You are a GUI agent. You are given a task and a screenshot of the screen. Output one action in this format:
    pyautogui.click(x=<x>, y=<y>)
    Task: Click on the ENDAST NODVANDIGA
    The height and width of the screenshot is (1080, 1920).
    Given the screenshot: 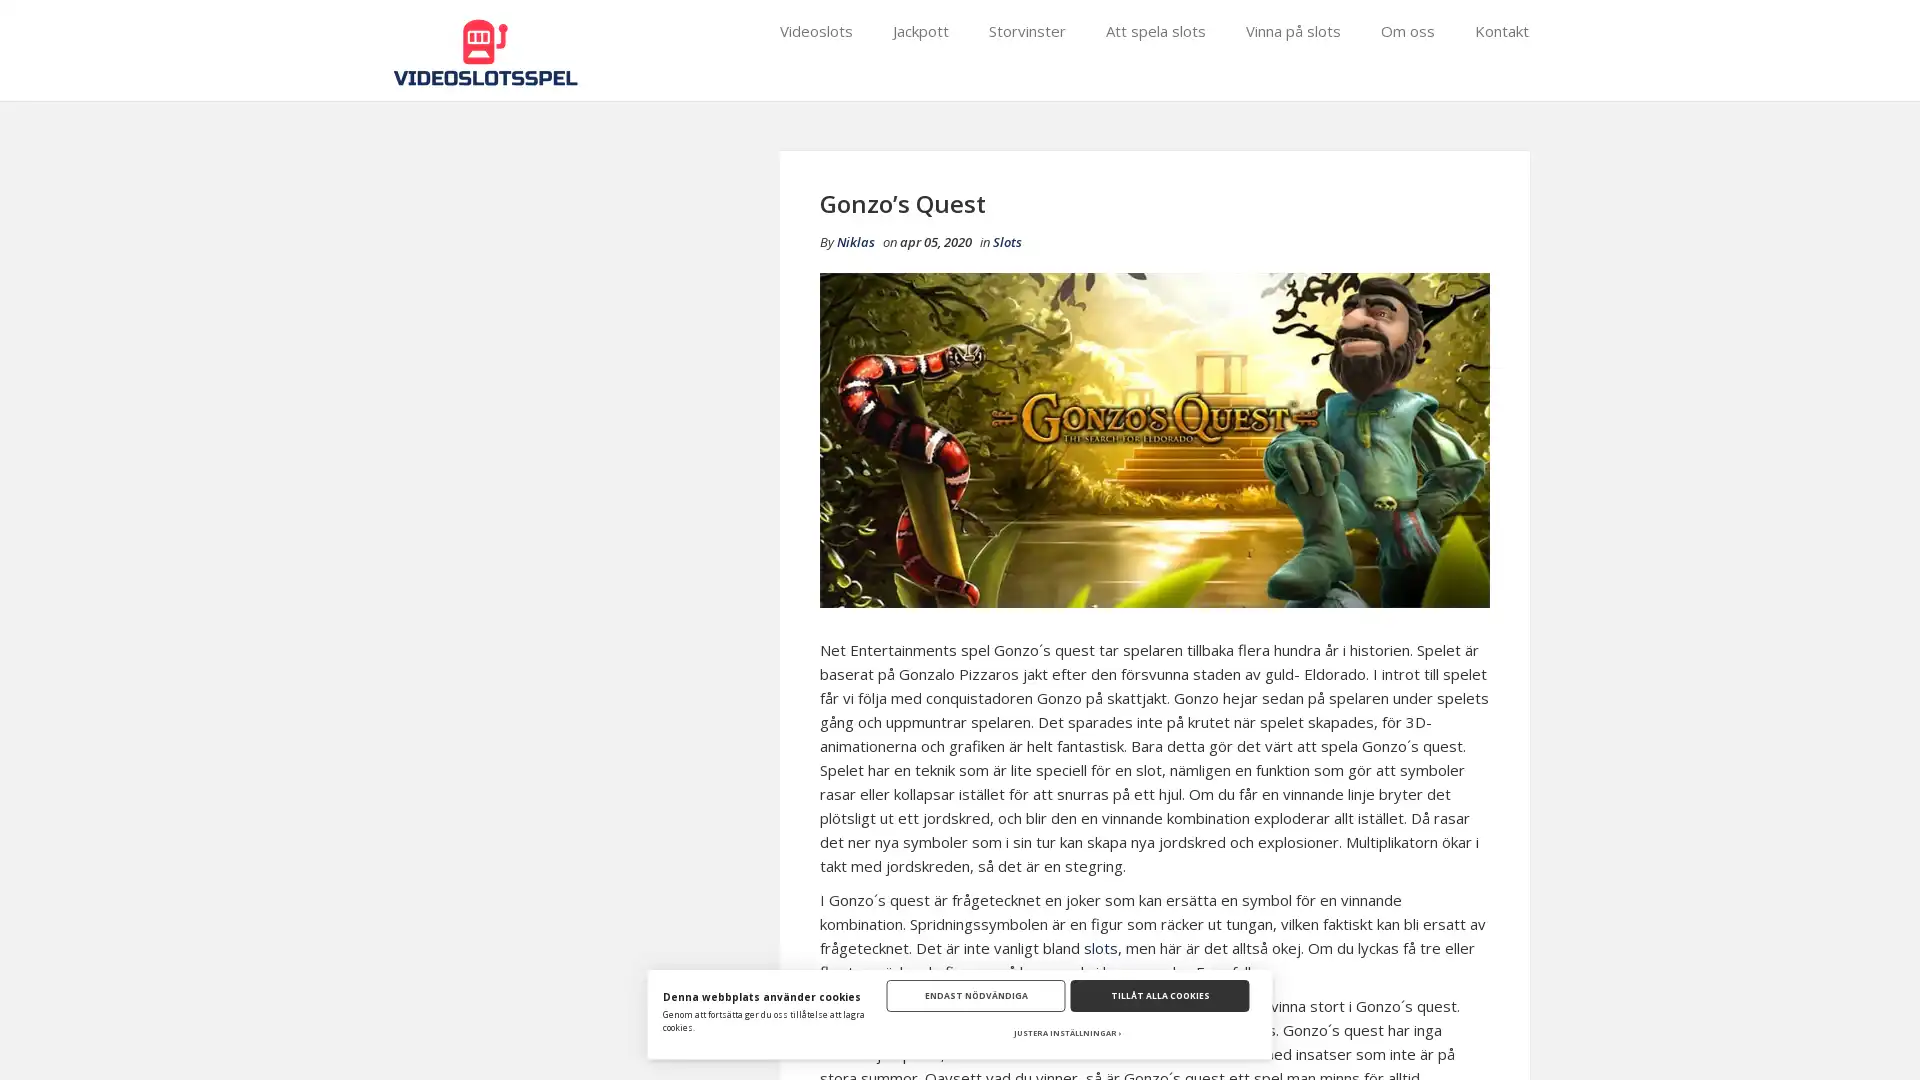 What is the action you would take?
    pyautogui.click(x=975, y=995)
    